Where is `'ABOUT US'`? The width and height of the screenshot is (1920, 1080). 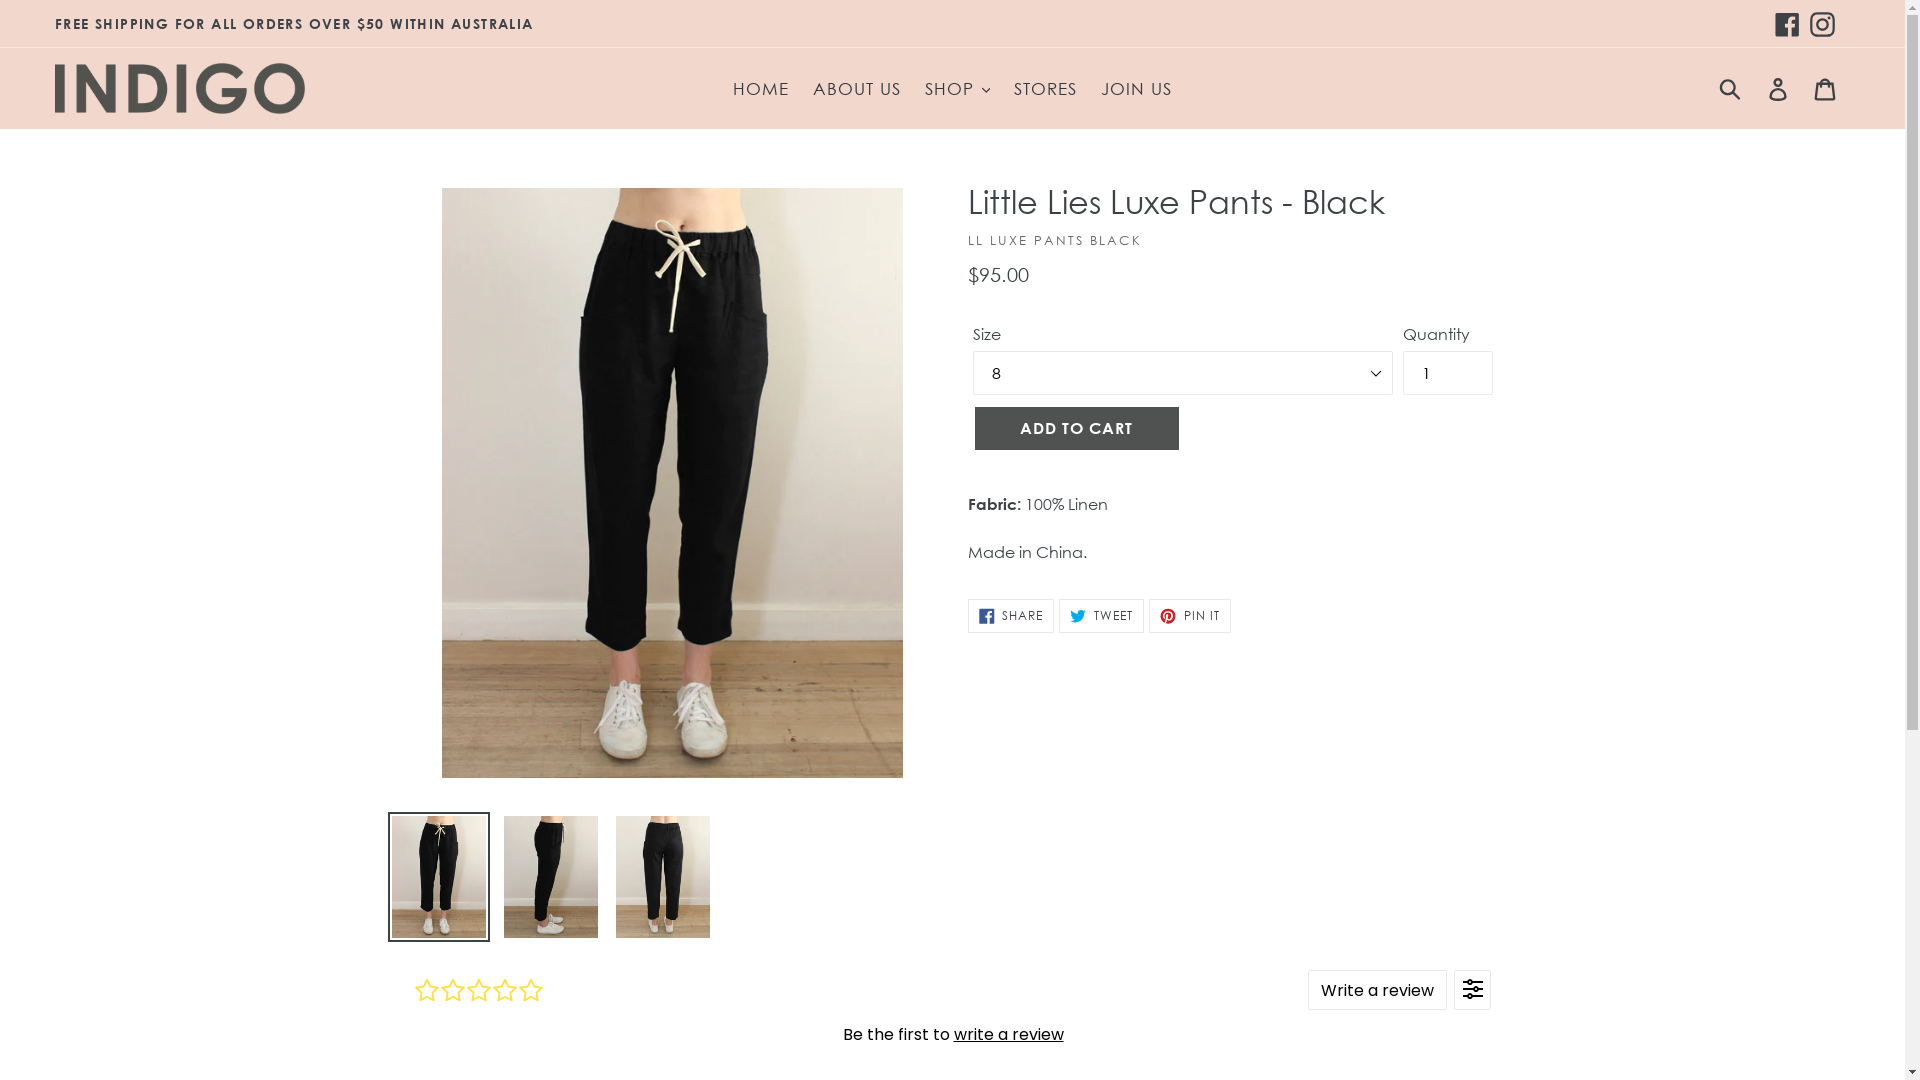 'ABOUT US' is located at coordinates (802, 87).